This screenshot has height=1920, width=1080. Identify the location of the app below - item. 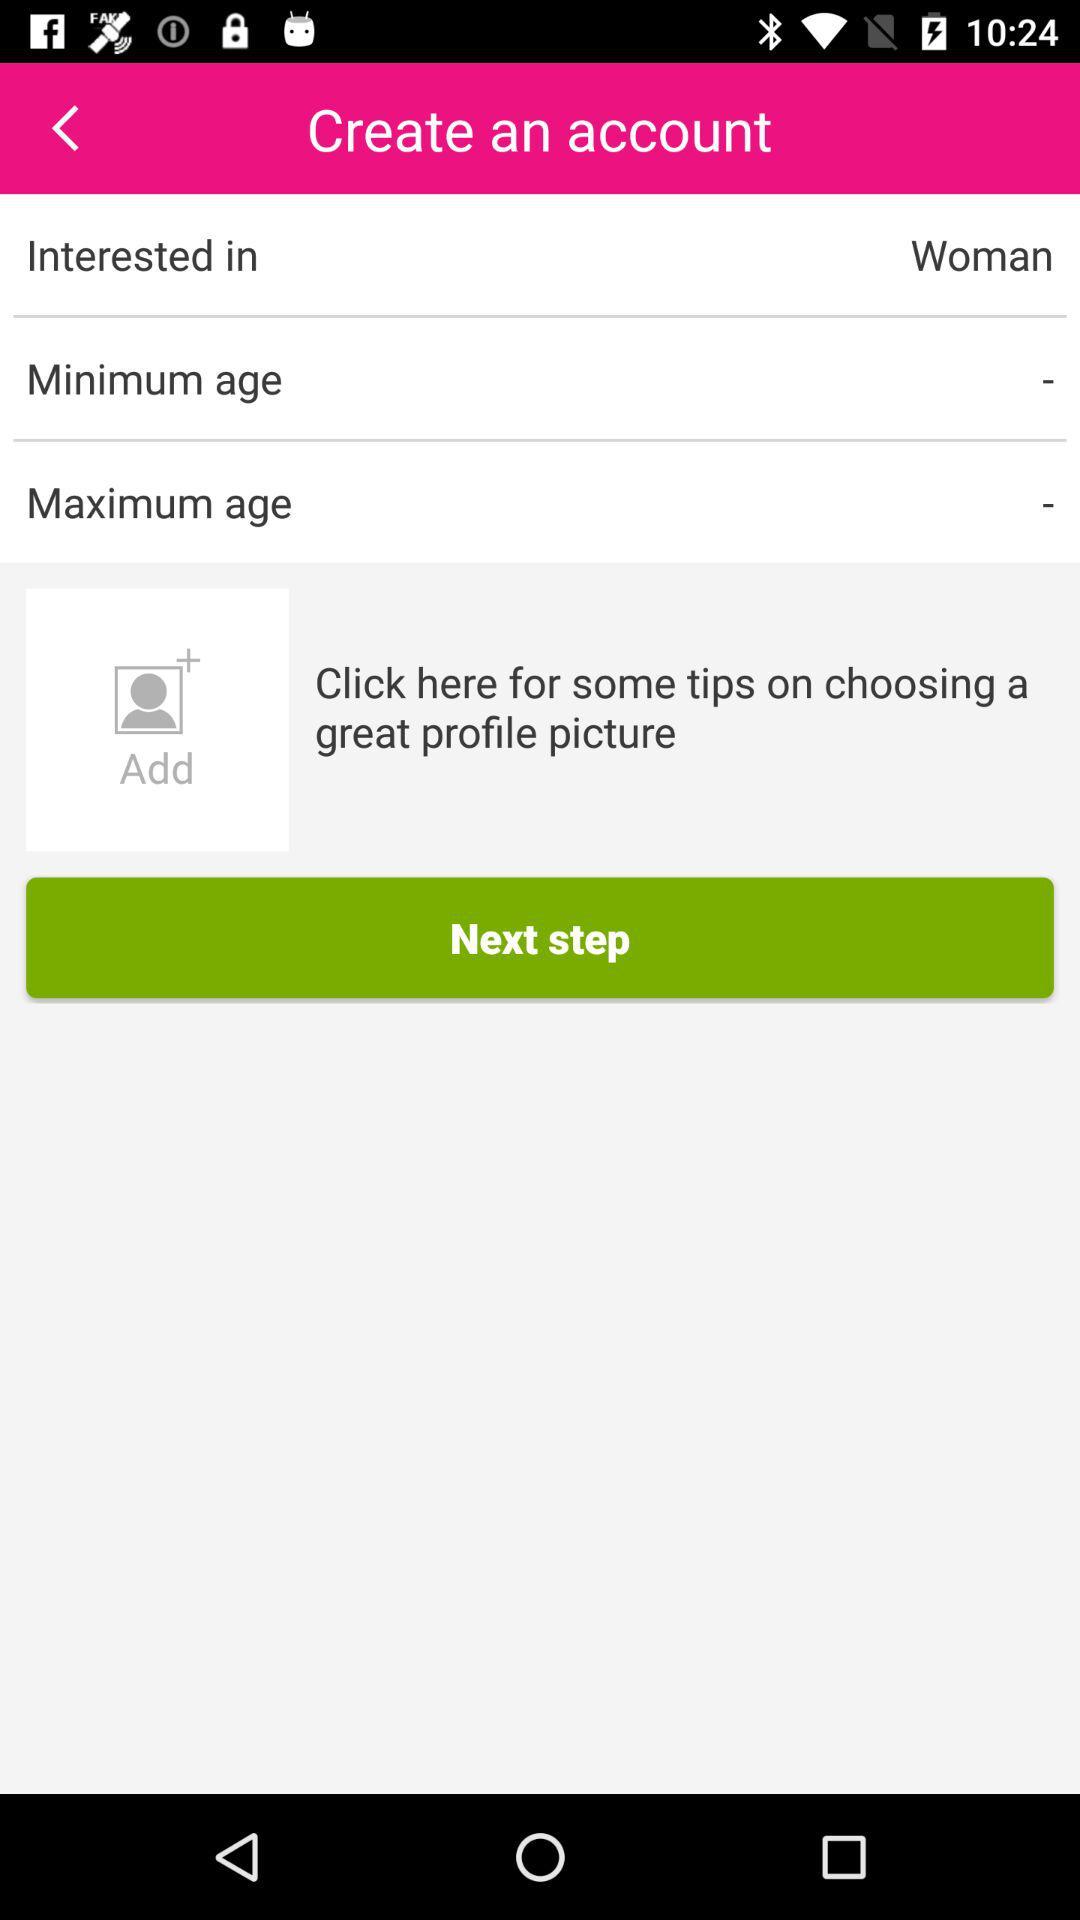
(683, 706).